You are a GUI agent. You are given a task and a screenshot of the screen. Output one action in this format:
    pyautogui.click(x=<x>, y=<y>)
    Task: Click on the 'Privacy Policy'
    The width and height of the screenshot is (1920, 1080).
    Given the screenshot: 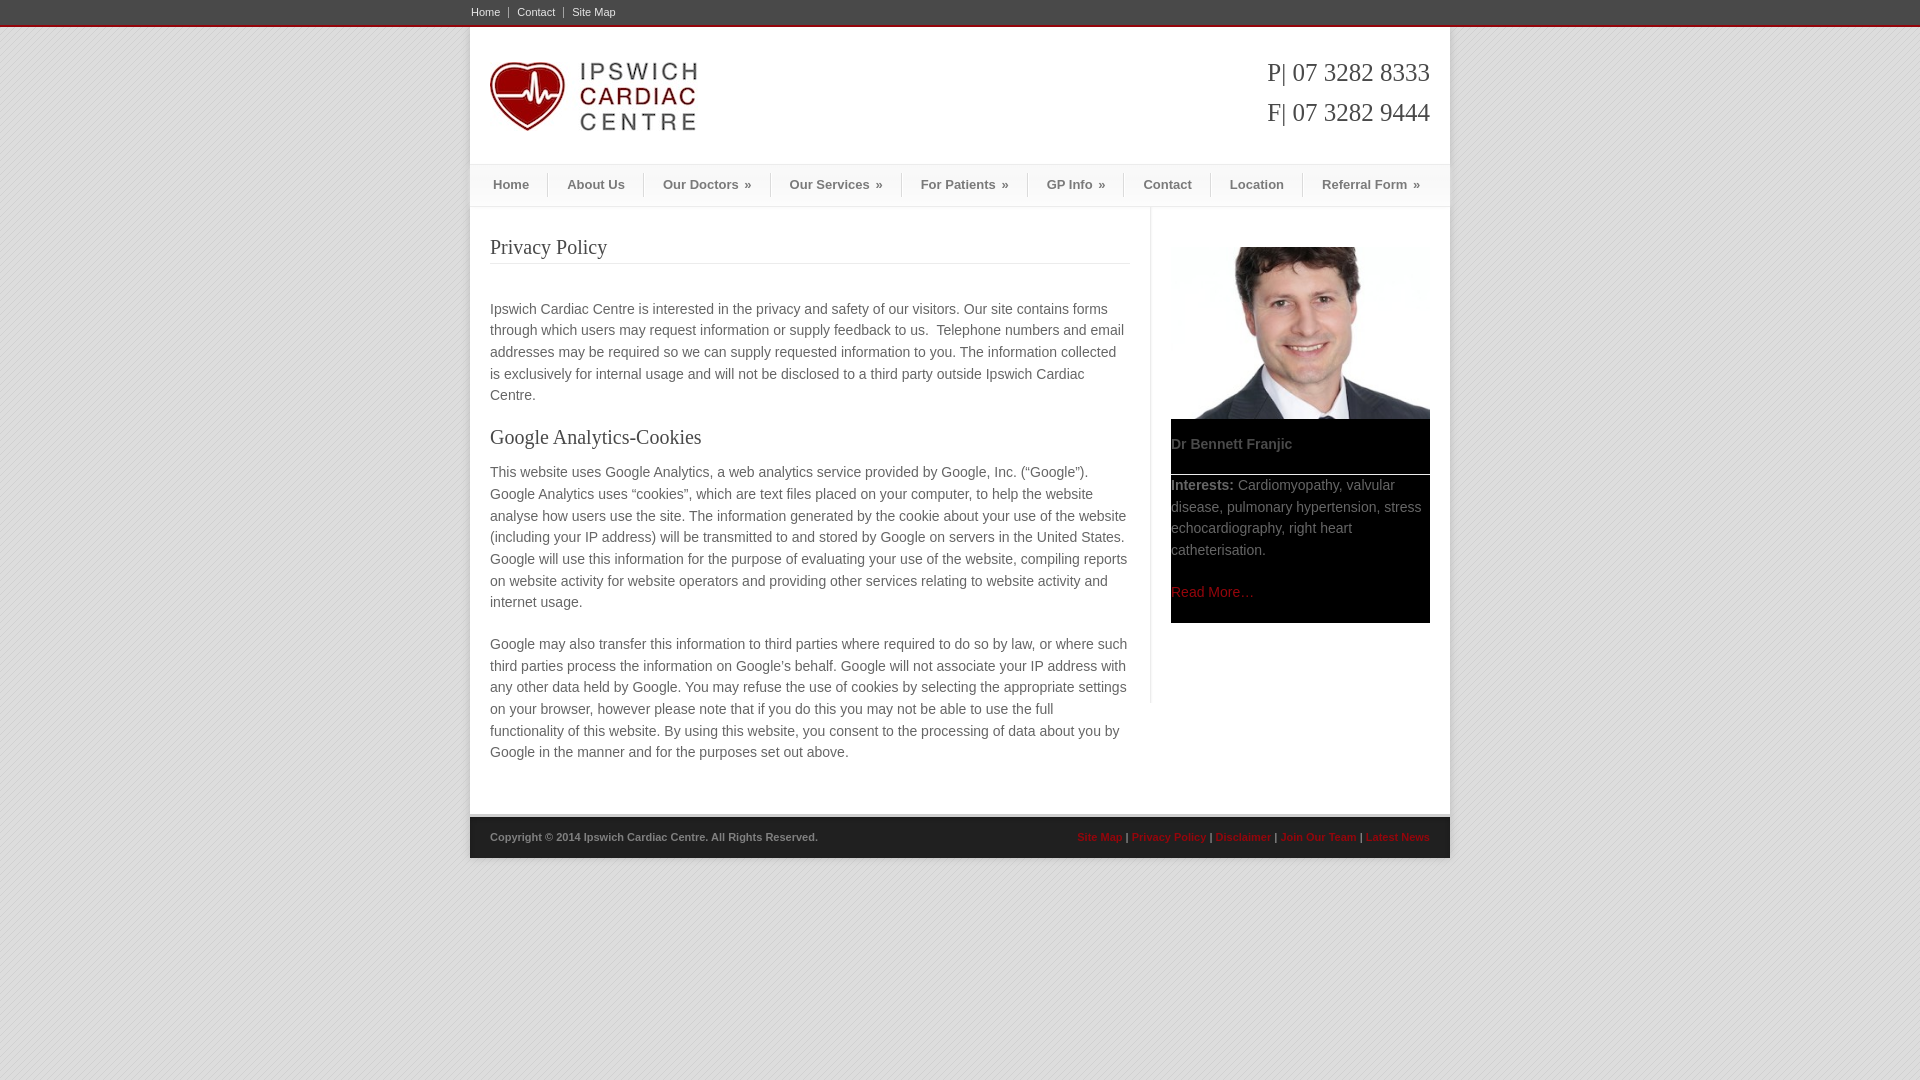 What is the action you would take?
    pyautogui.click(x=1169, y=837)
    